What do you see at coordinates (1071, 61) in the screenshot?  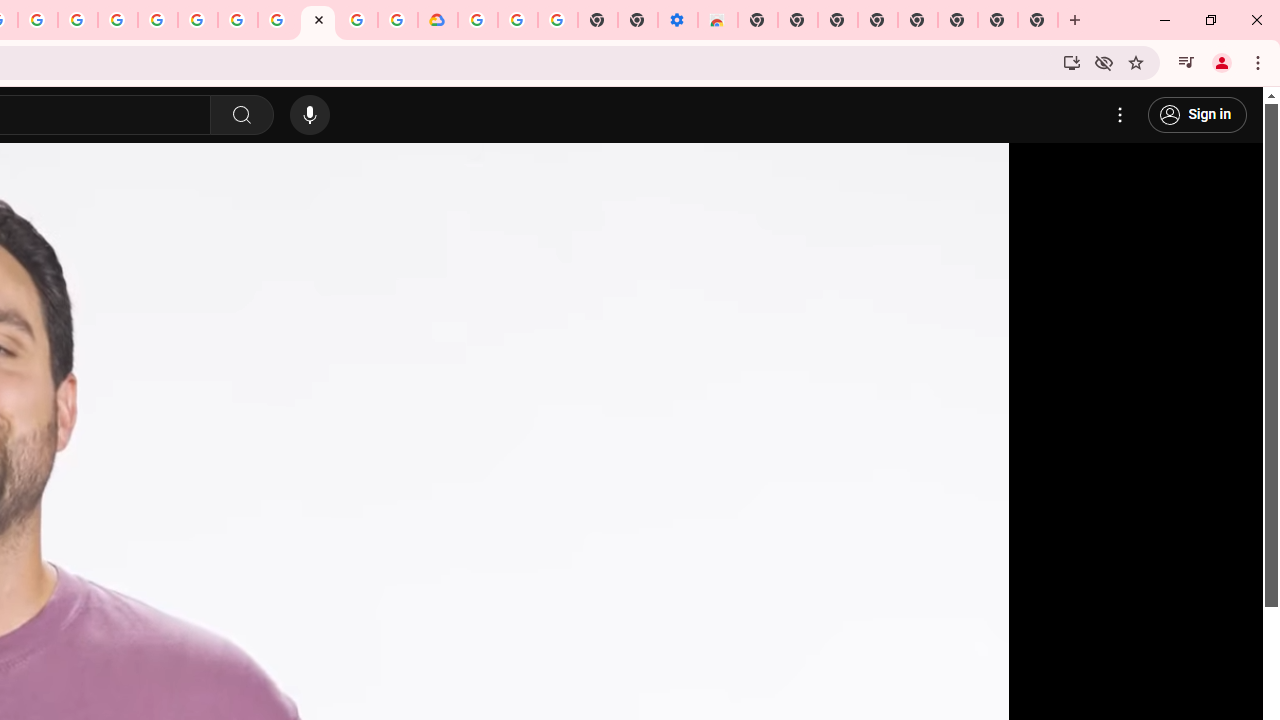 I see `'Install YouTube'` at bounding box center [1071, 61].